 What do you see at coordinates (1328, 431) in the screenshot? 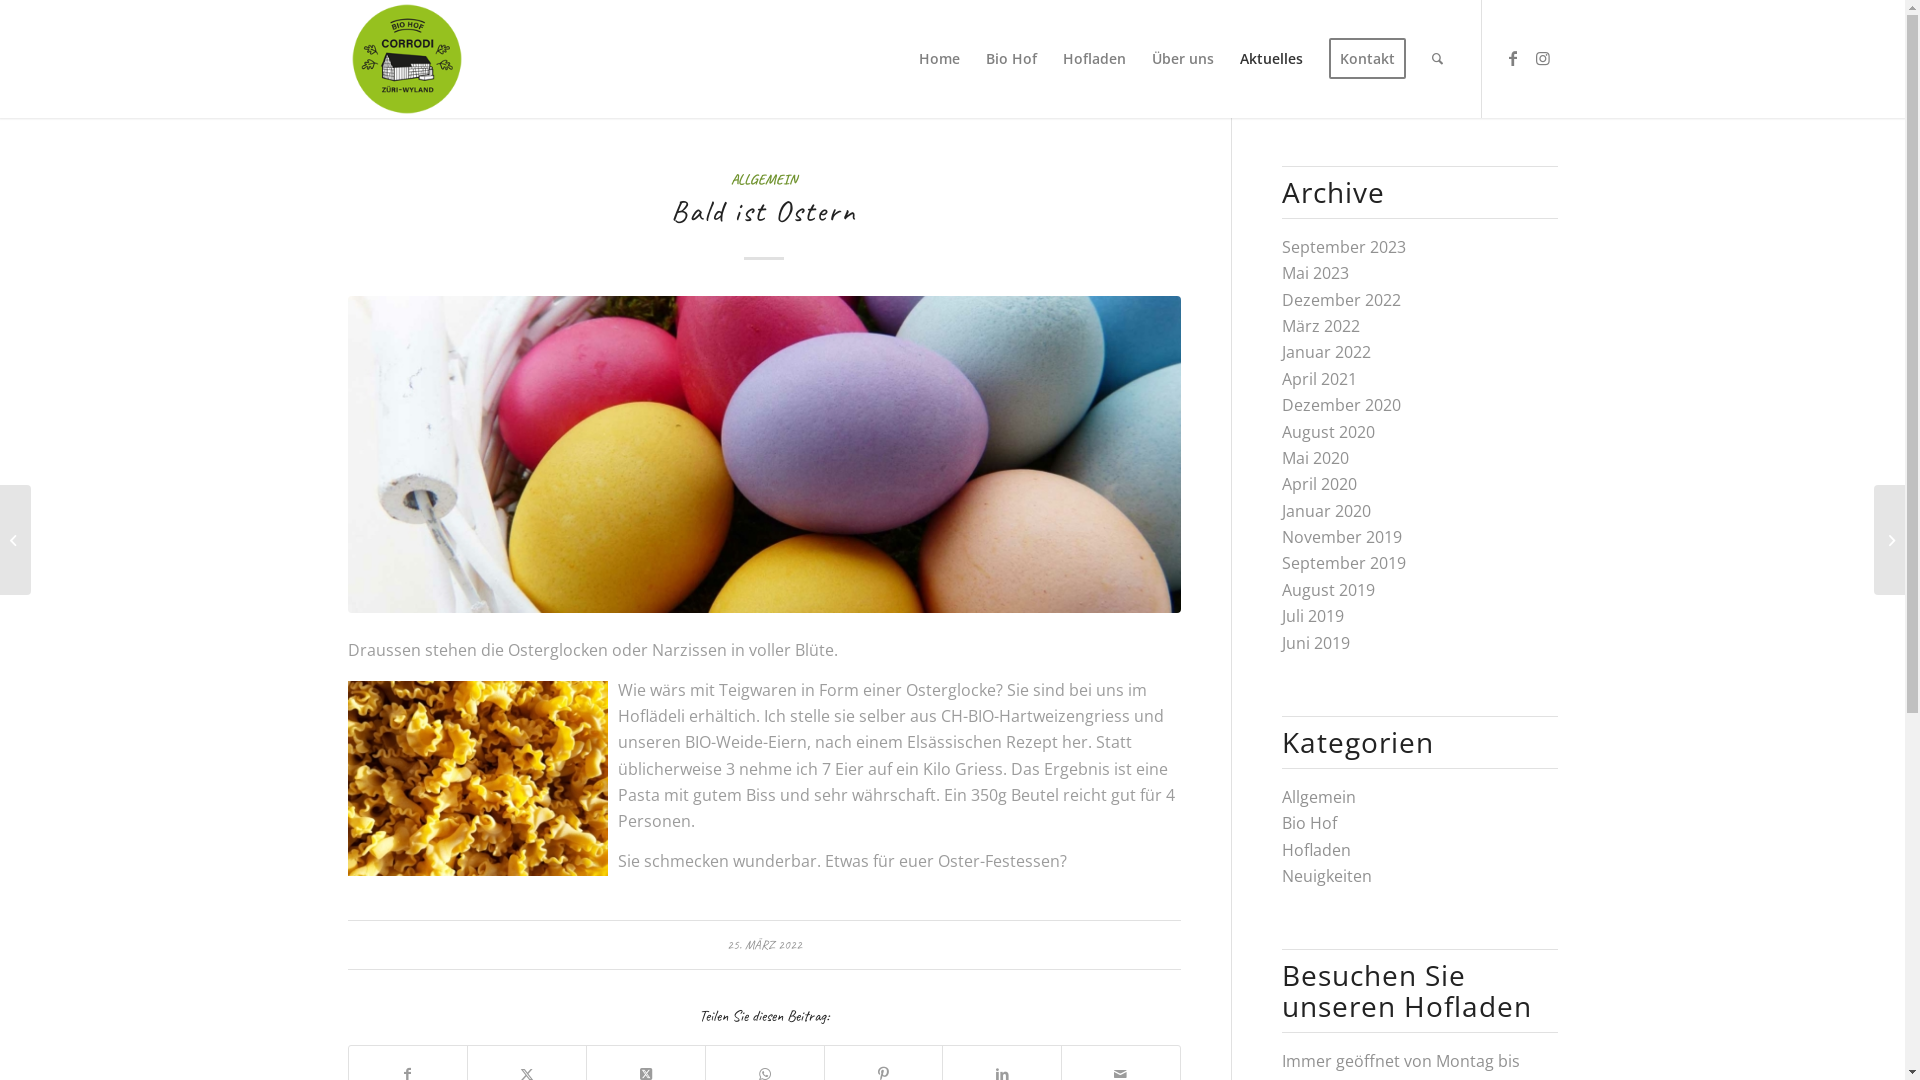
I see `'August 2020'` at bounding box center [1328, 431].